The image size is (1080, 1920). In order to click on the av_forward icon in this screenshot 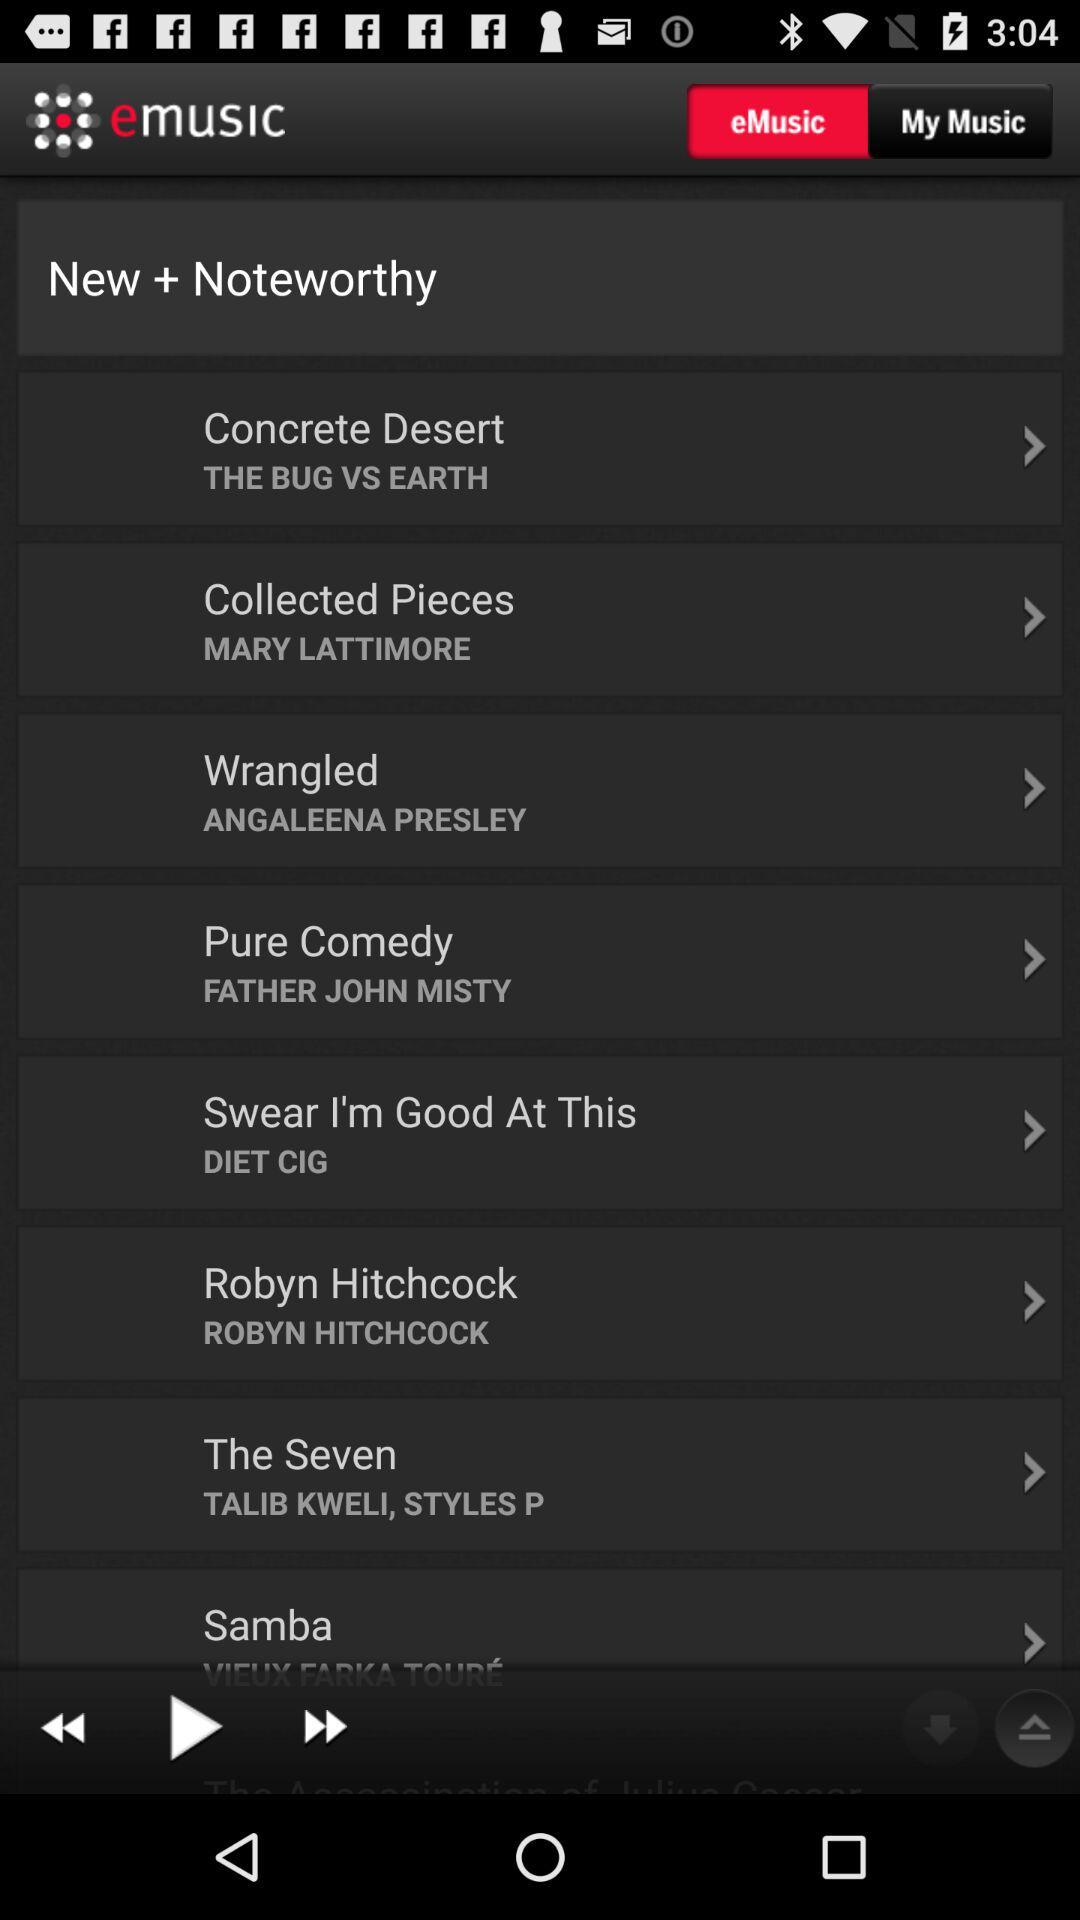, I will do `click(324, 1849)`.